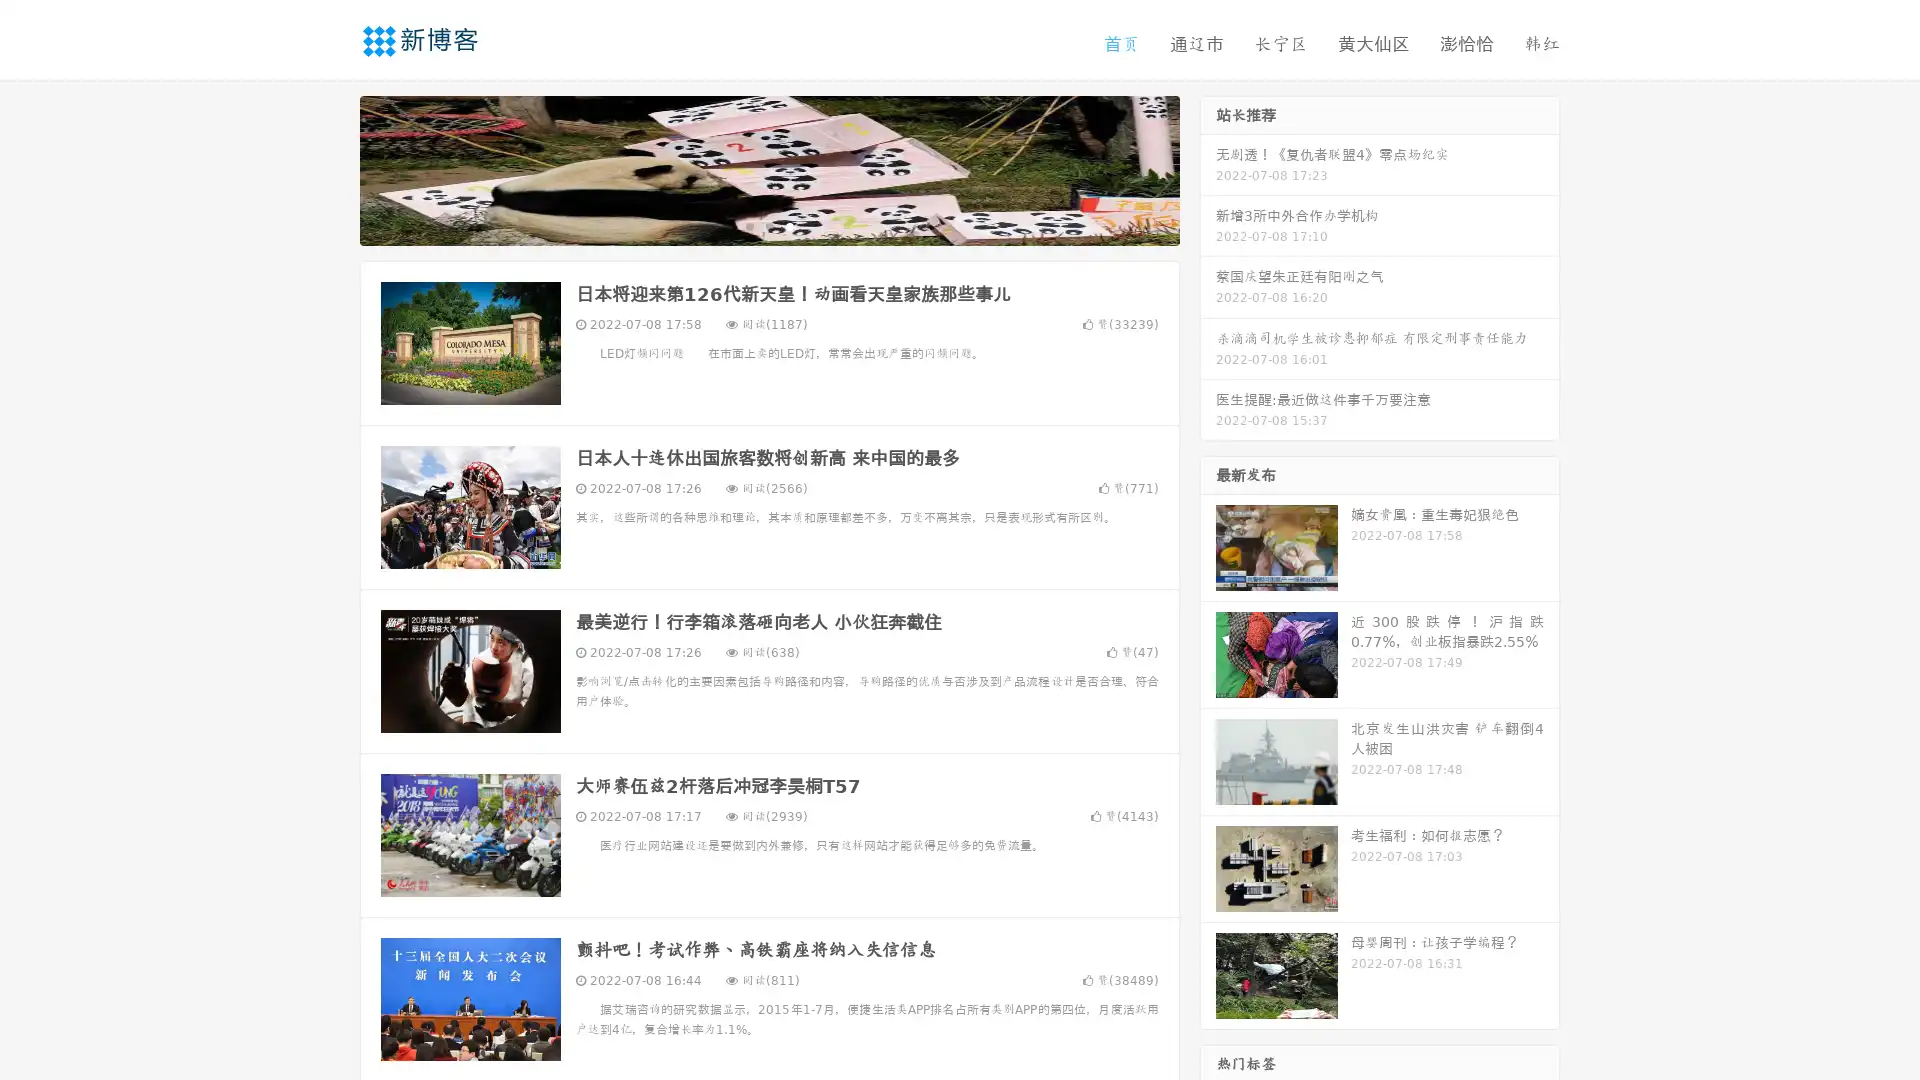 This screenshot has width=1920, height=1080. Describe the element at coordinates (768, 225) in the screenshot. I see `Go to slide 2` at that location.